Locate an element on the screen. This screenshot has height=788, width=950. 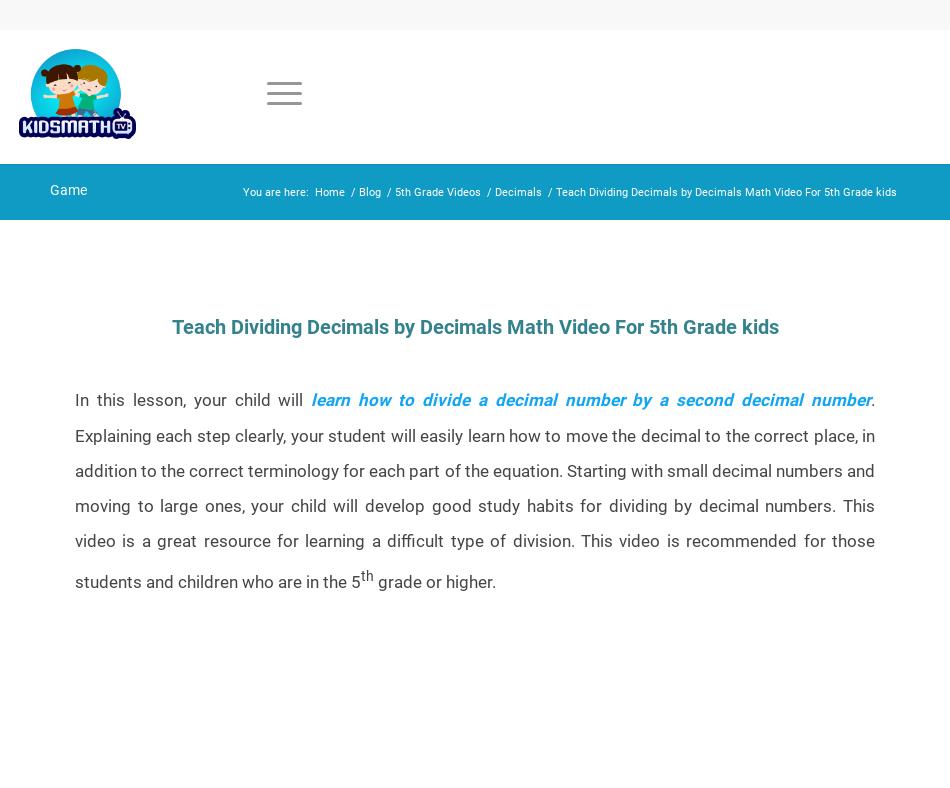
'https://www.kidsmathtv.com/wp-content/uploads/2016/02/web-2.png' is located at coordinates (157, 323).